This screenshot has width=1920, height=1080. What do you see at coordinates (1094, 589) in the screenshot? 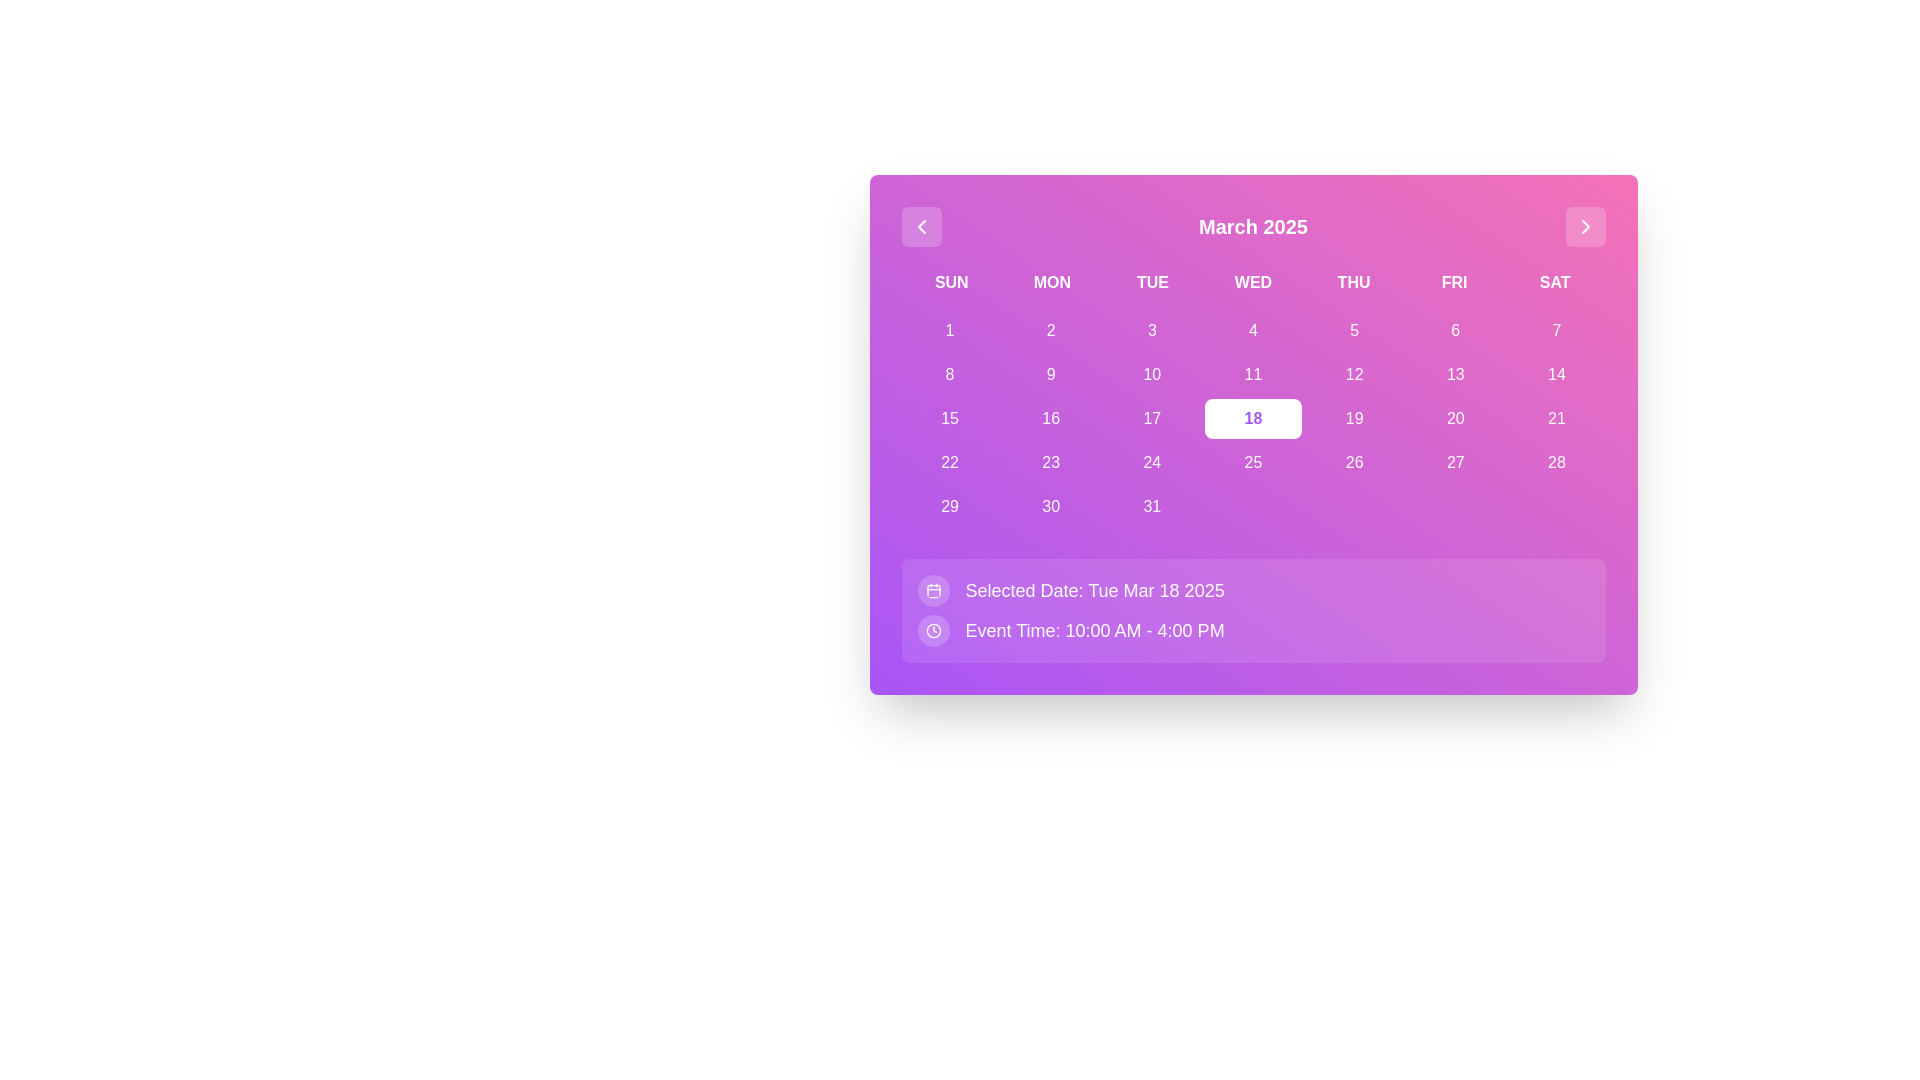
I see `the Text display that indicates the selected date, positioned below the calendar grid and above 'Event Time: 10:00 AM - 4:00 PM'` at bounding box center [1094, 589].